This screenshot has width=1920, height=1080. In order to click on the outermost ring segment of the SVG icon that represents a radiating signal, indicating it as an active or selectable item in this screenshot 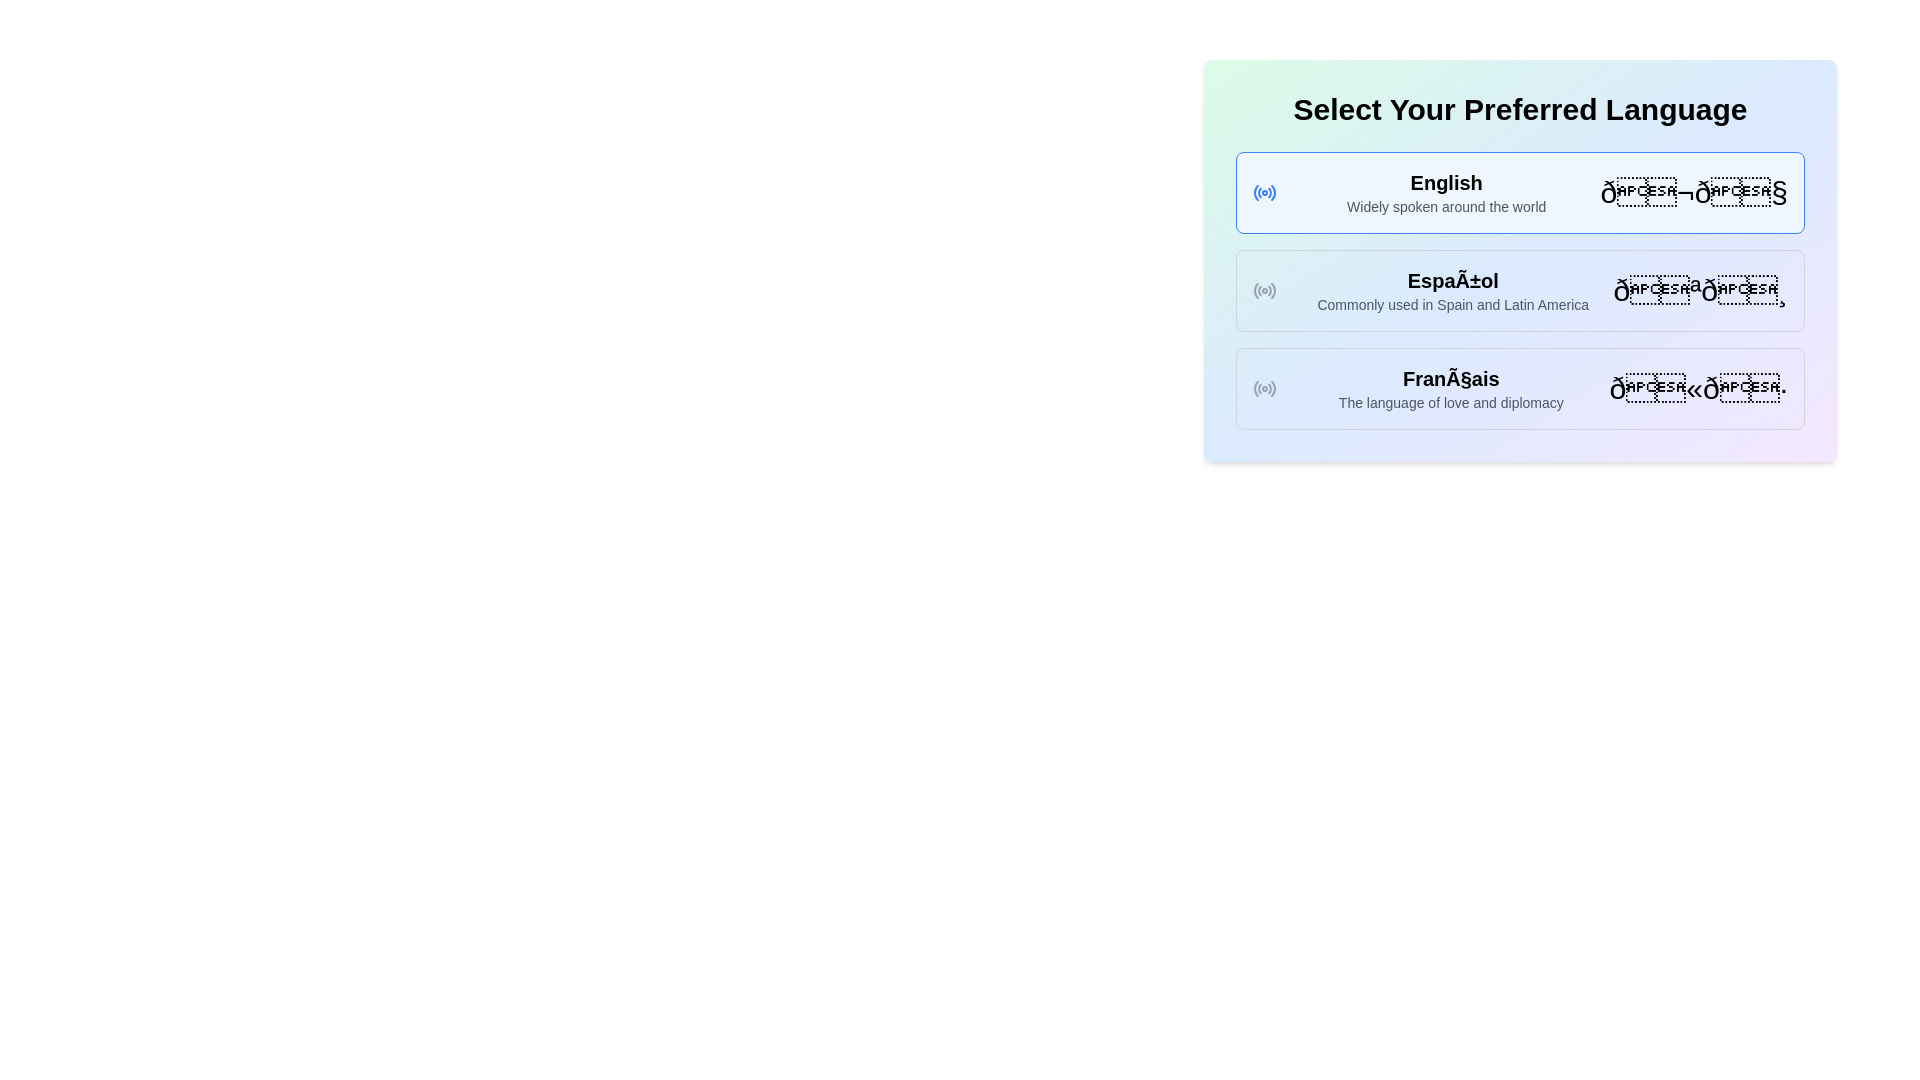, I will do `click(1272, 290)`.